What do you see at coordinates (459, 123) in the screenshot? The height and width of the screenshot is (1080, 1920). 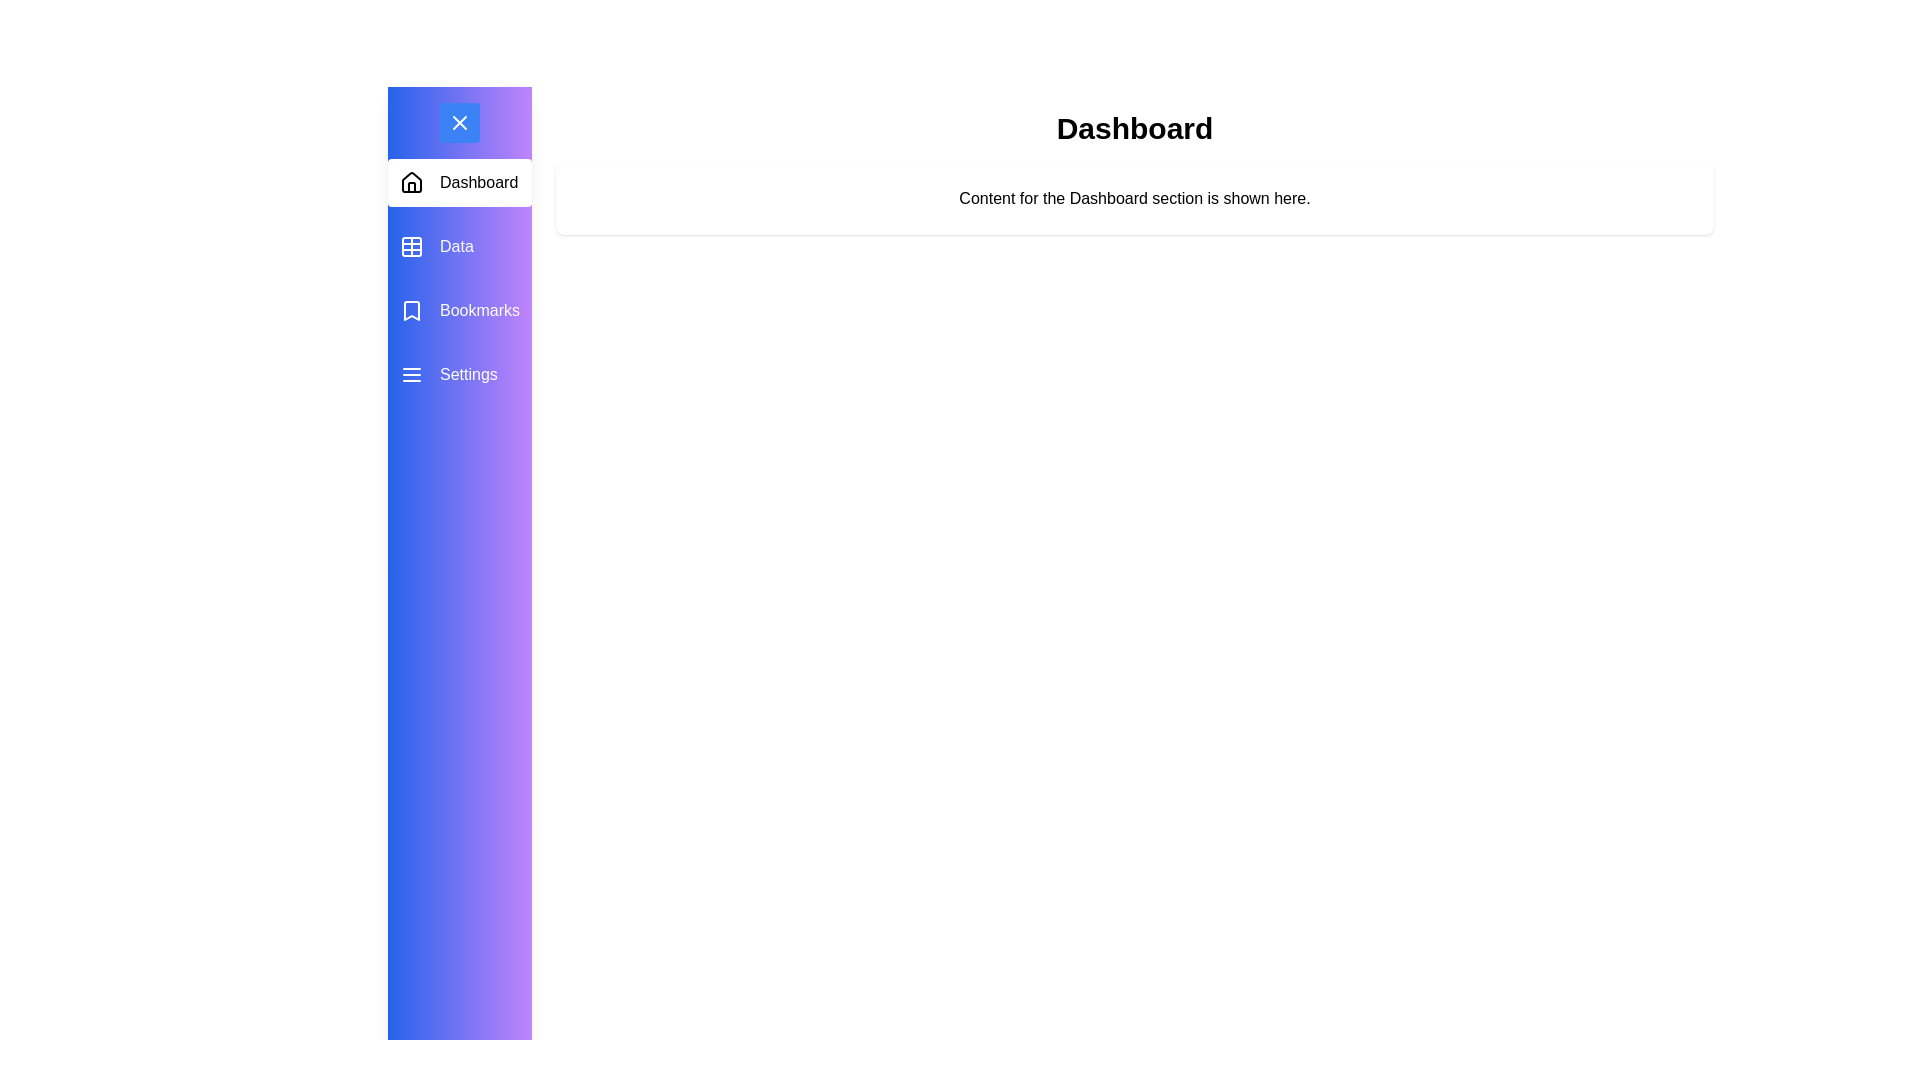 I see `the toggle button to change the drawer's visibility` at bounding box center [459, 123].